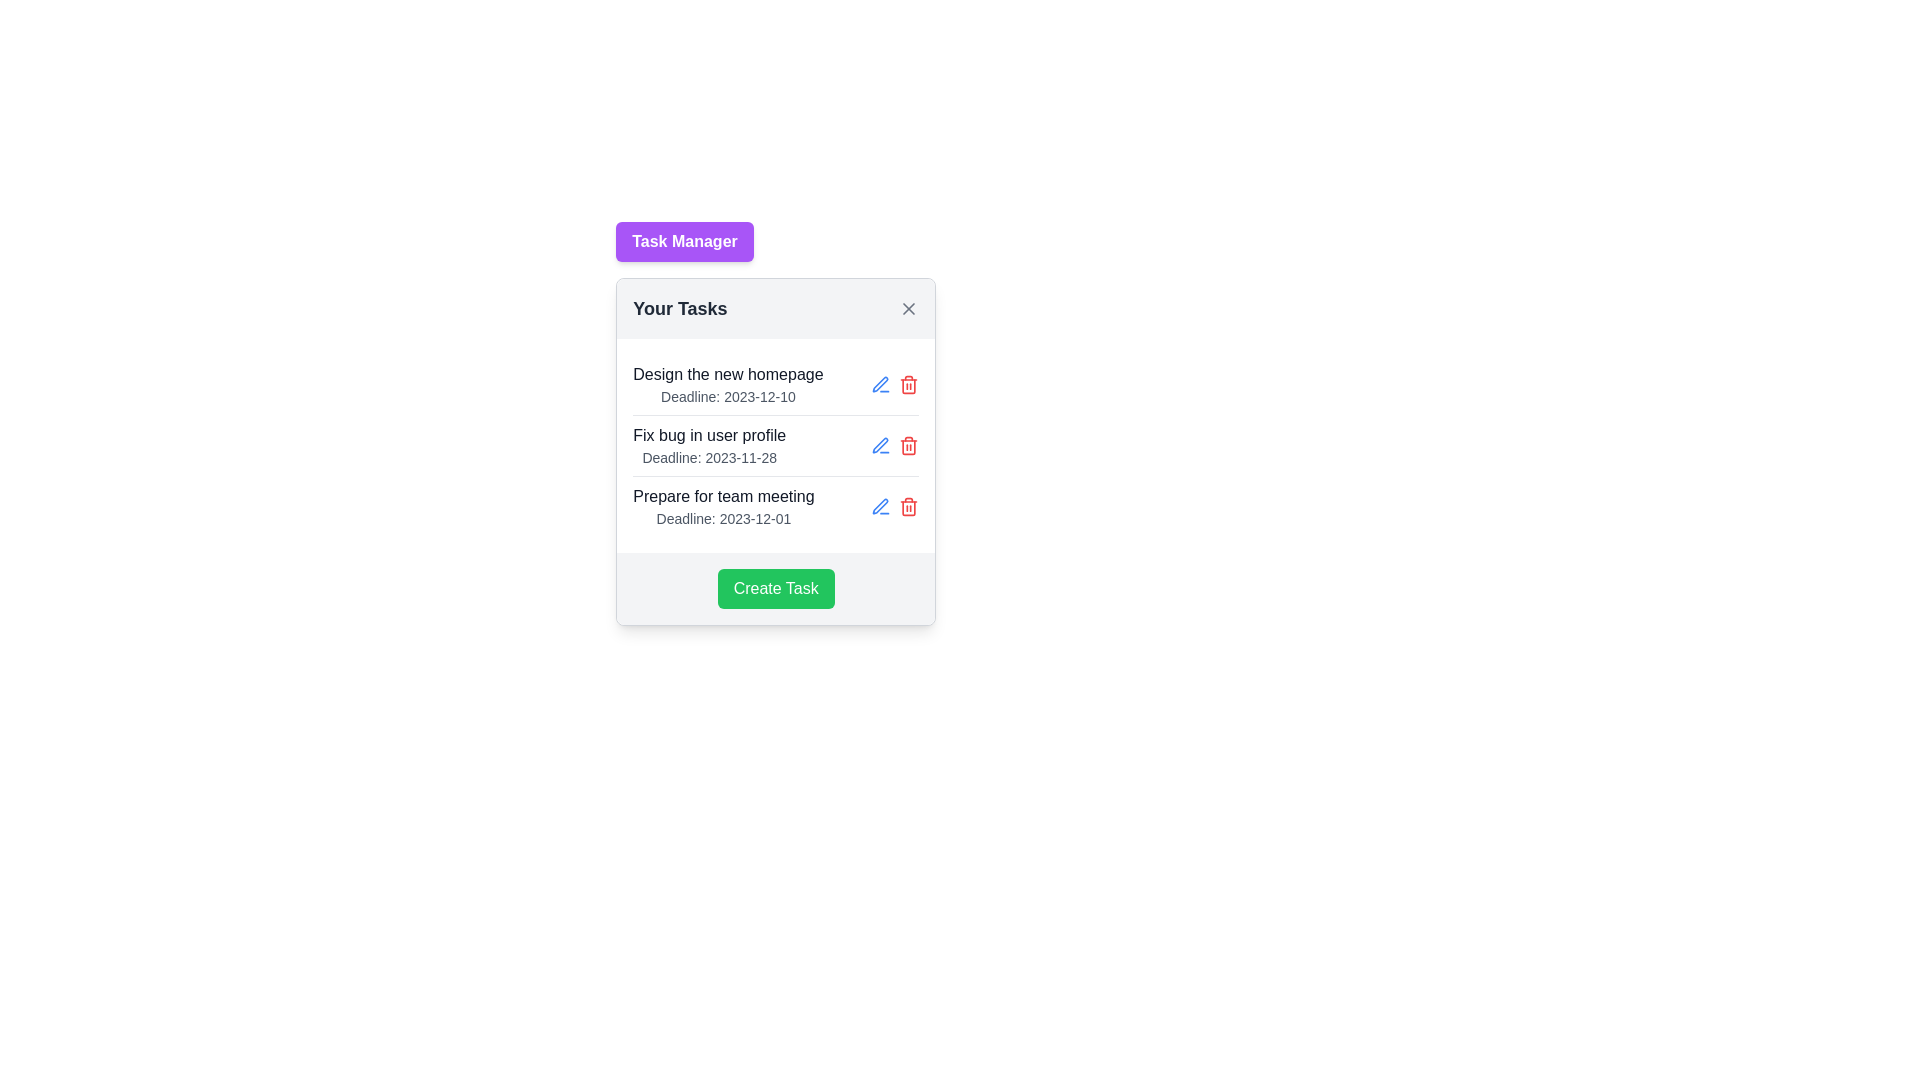 This screenshot has height=1080, width=1920. What do you see at coordinates (709, 445) in the screenshot?
I see `the Label/Text Block that displays task information, located in the middle task row of the task list under the 'Your Tasks' heading` at bounding box center [709, 445].